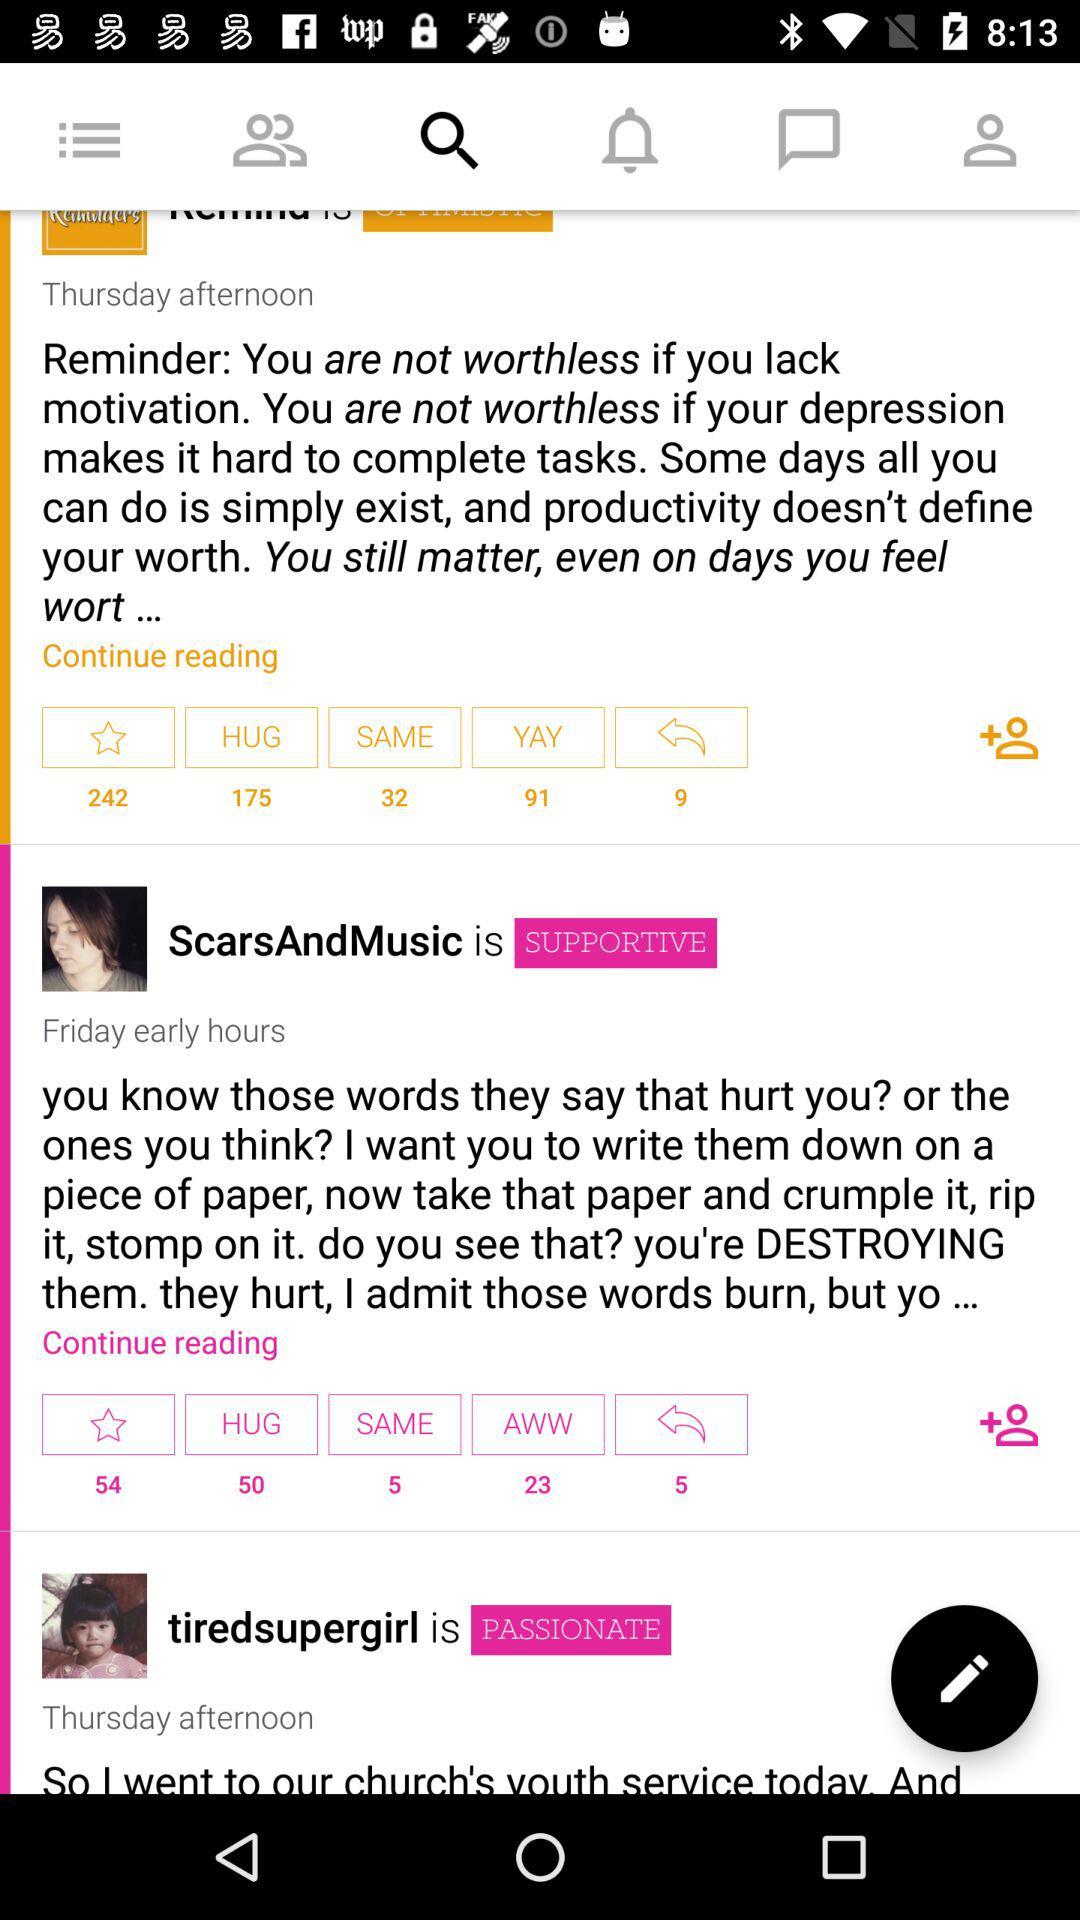  What do you see at coordinates (963, 1678) in the screenshot?
I see `icon to the right of passionate icon` at bounding box center [963, 1678].